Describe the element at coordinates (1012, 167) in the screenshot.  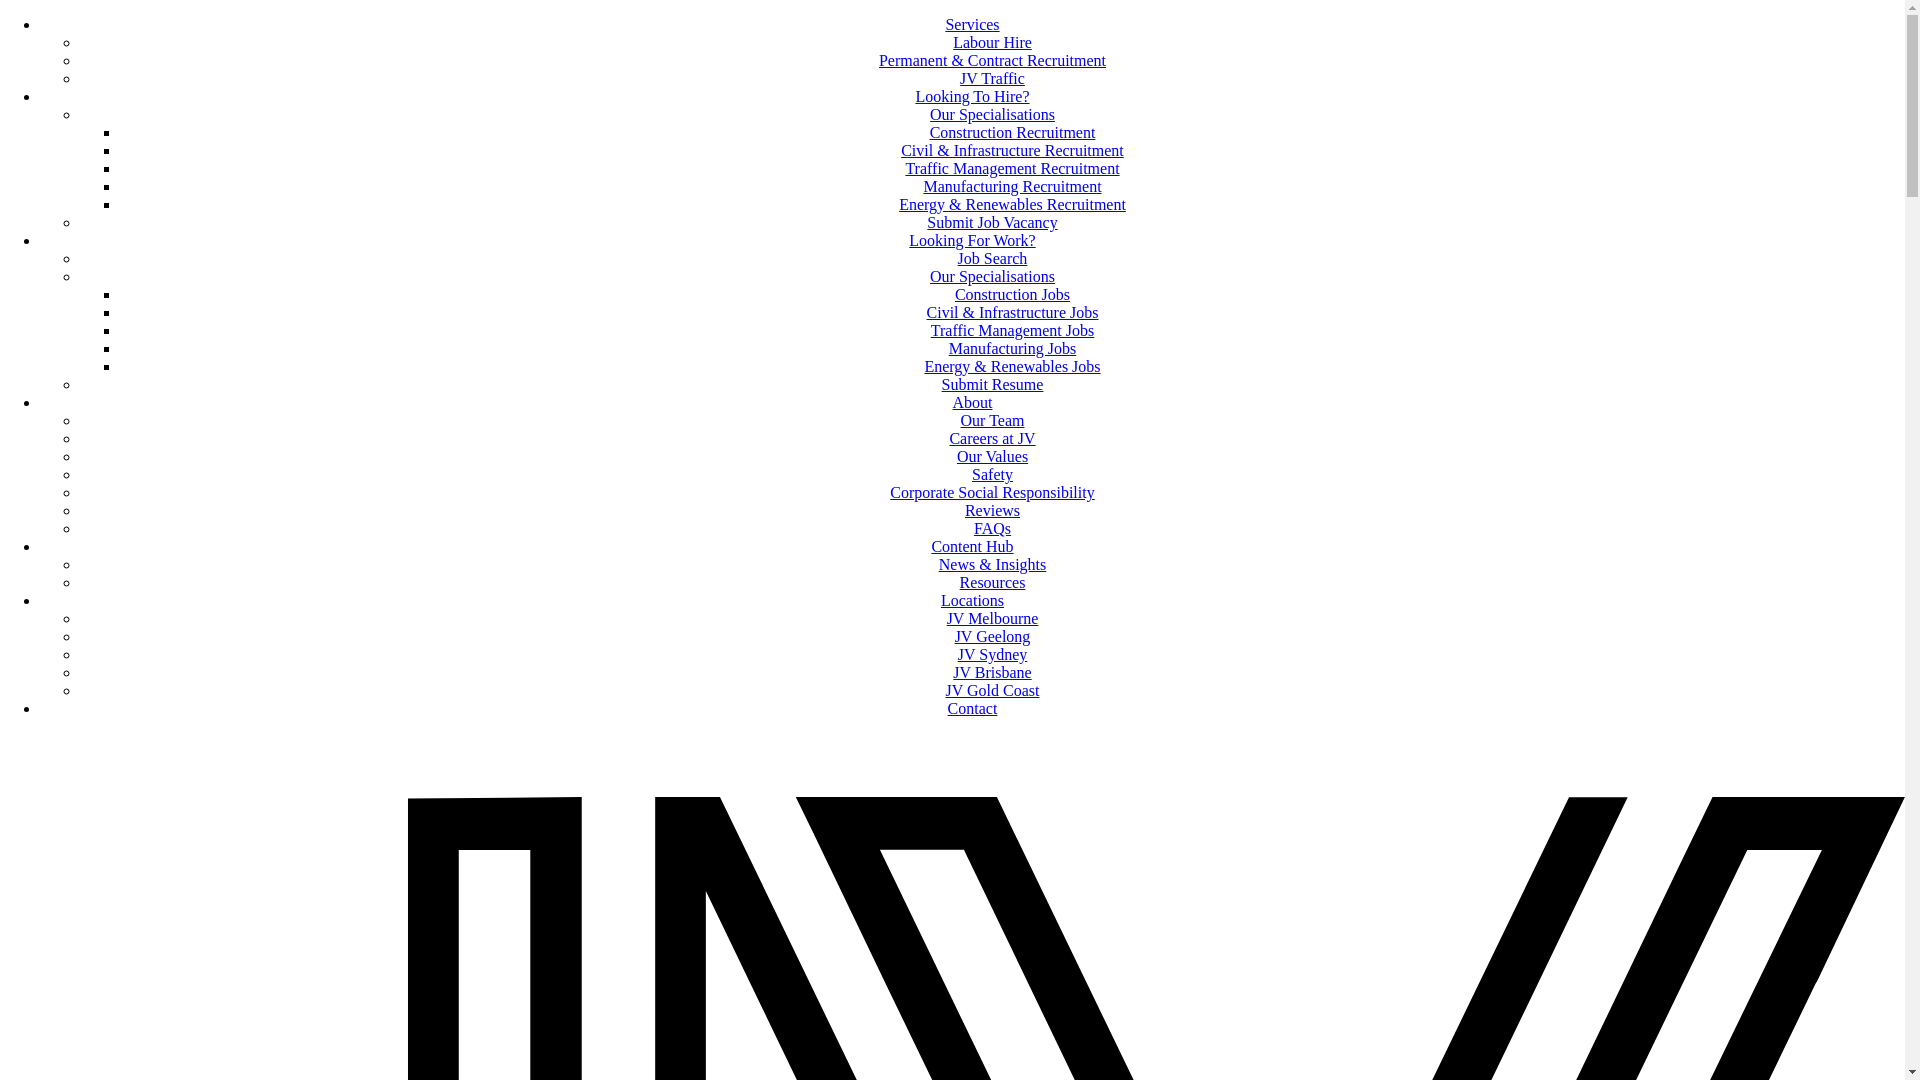
I see `'Traffic Management Recruitment'` at that location.